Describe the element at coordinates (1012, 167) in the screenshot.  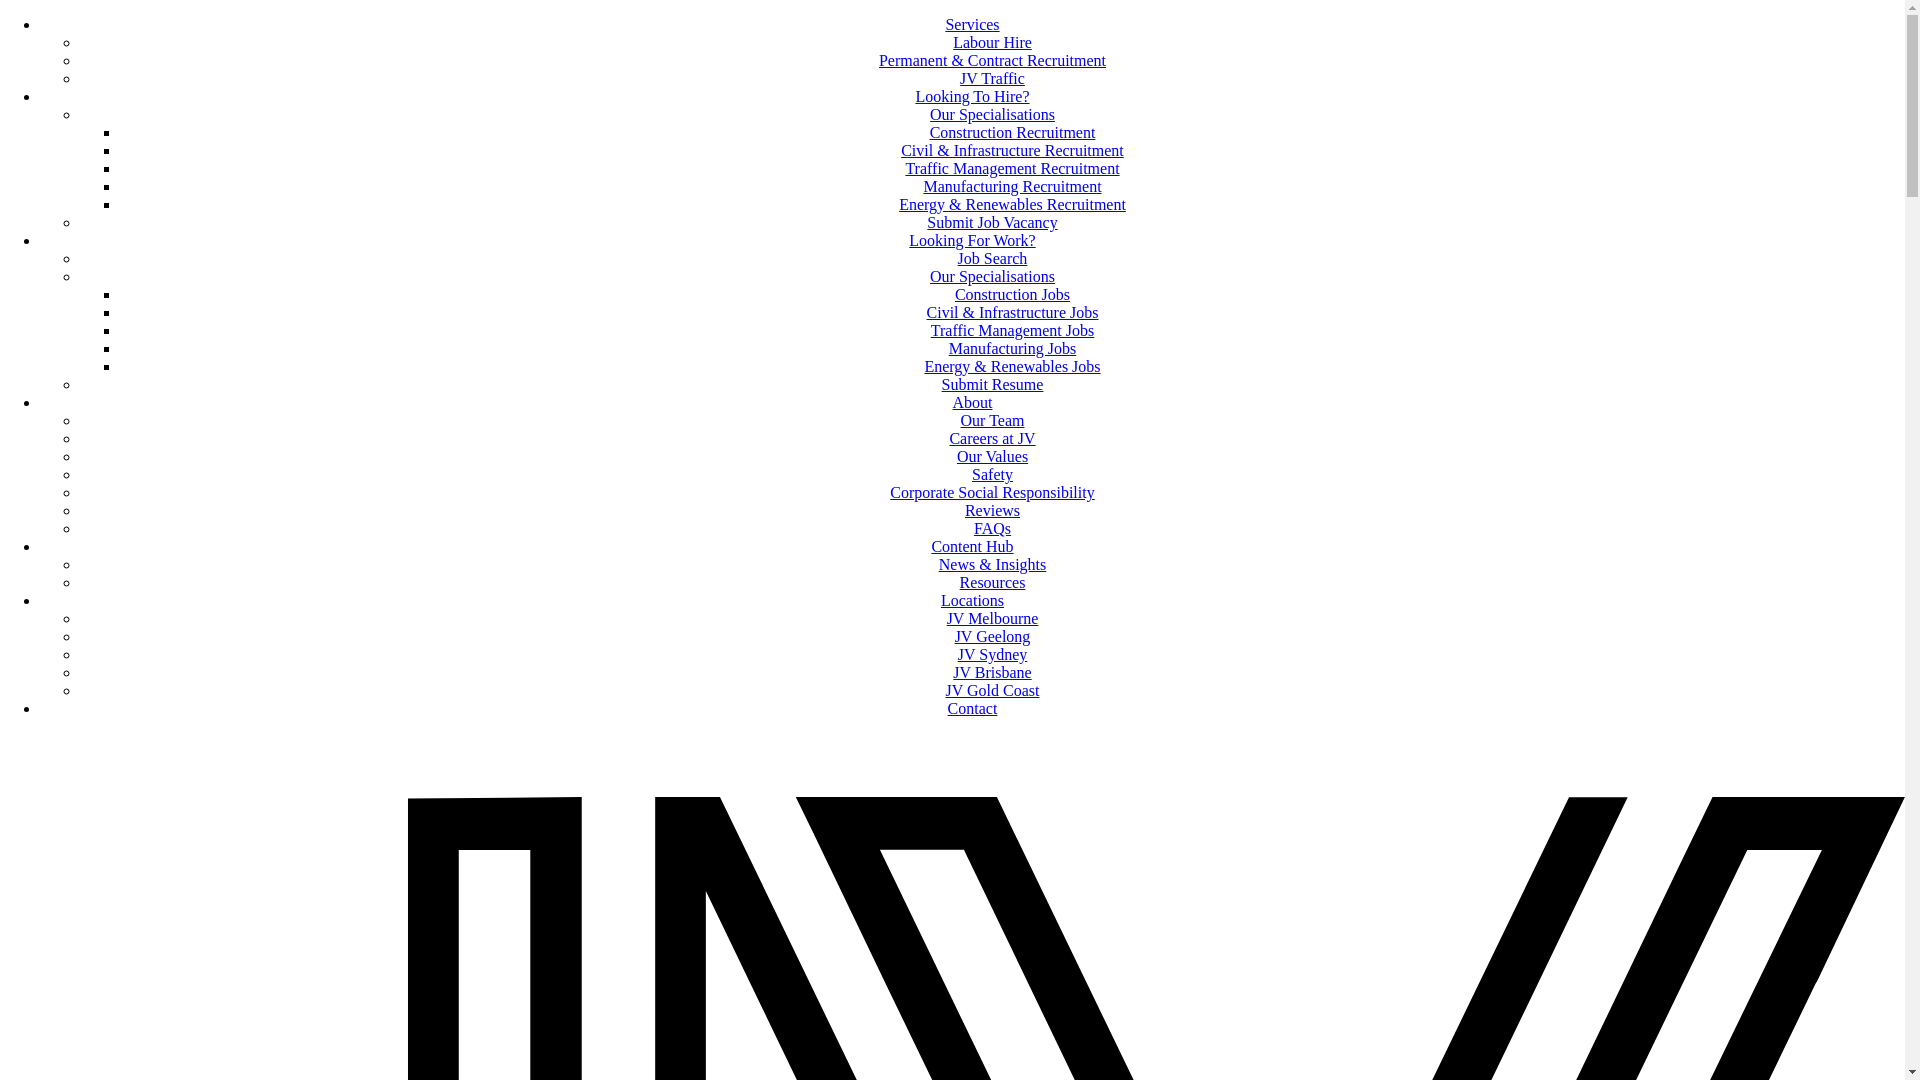
I see `'Traffic Management Recruitment'` at that location.